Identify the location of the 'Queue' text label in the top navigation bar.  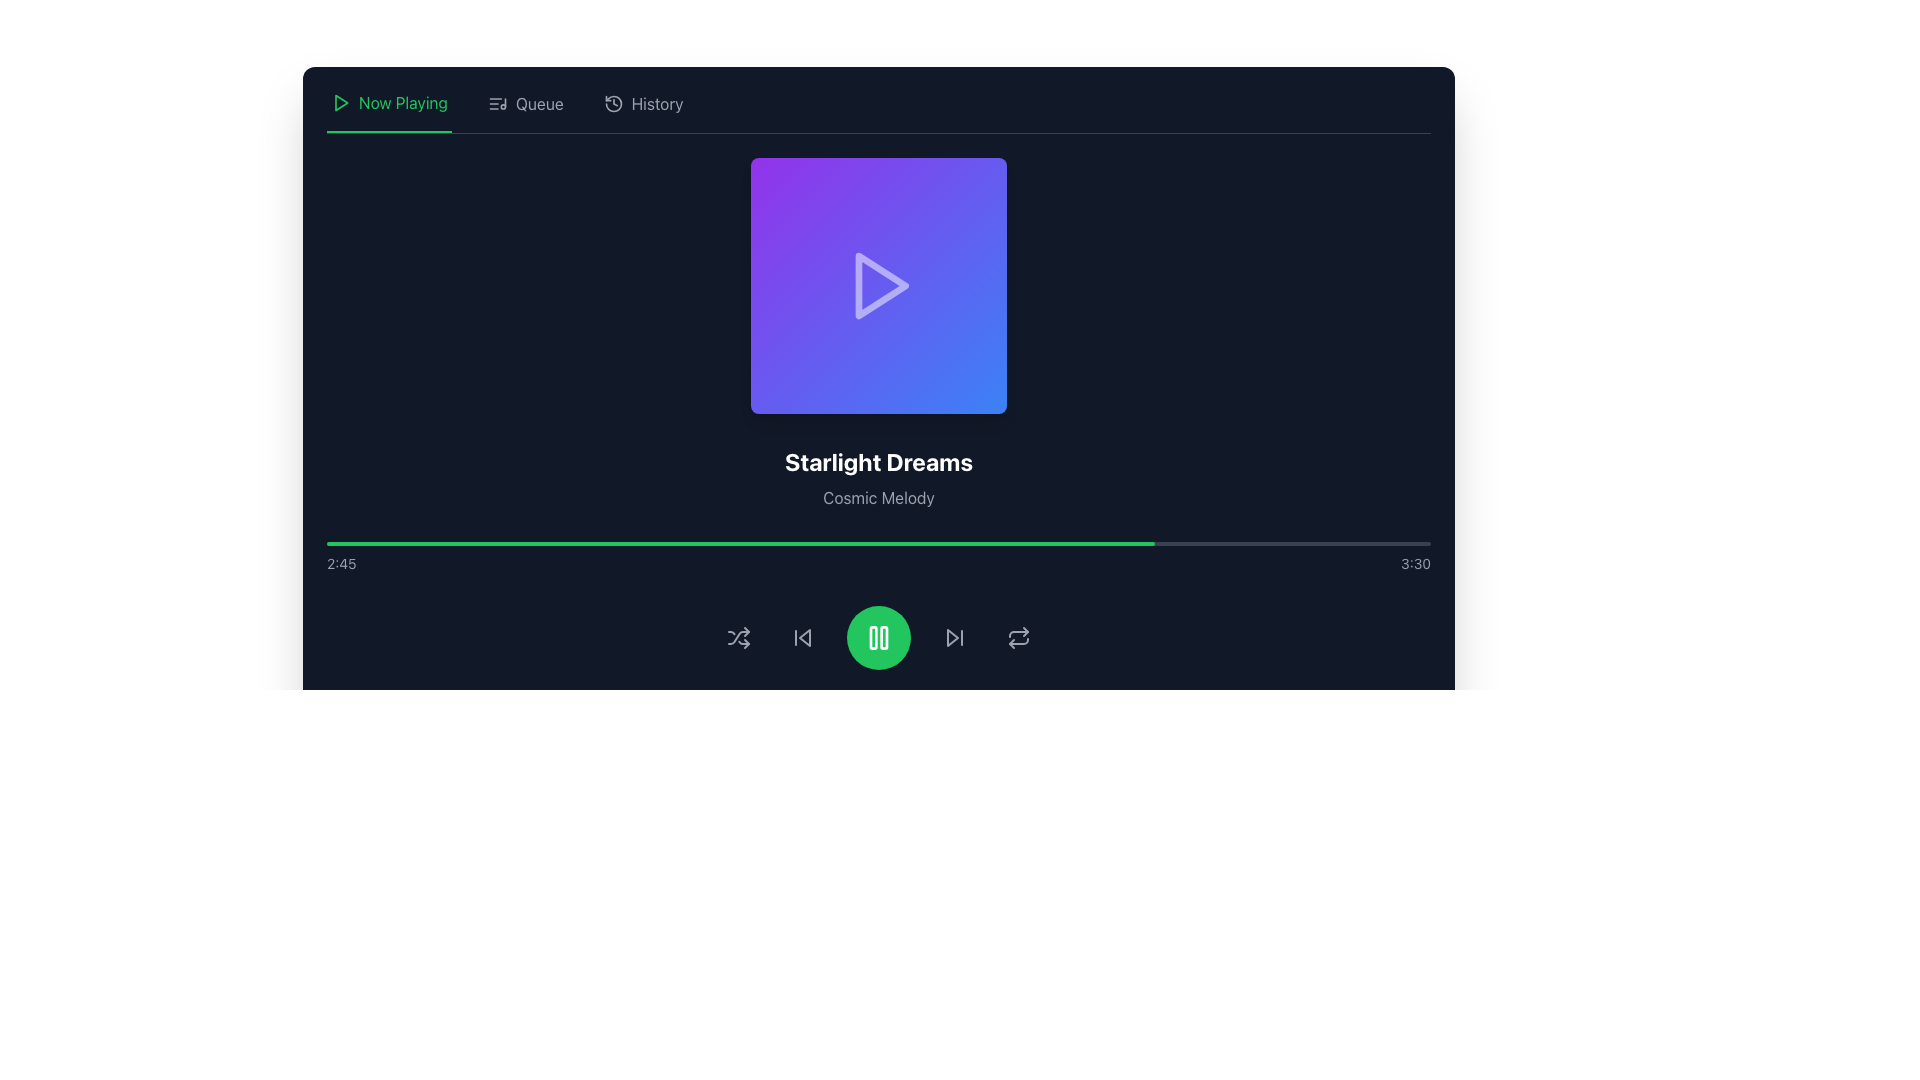
(539, 104).